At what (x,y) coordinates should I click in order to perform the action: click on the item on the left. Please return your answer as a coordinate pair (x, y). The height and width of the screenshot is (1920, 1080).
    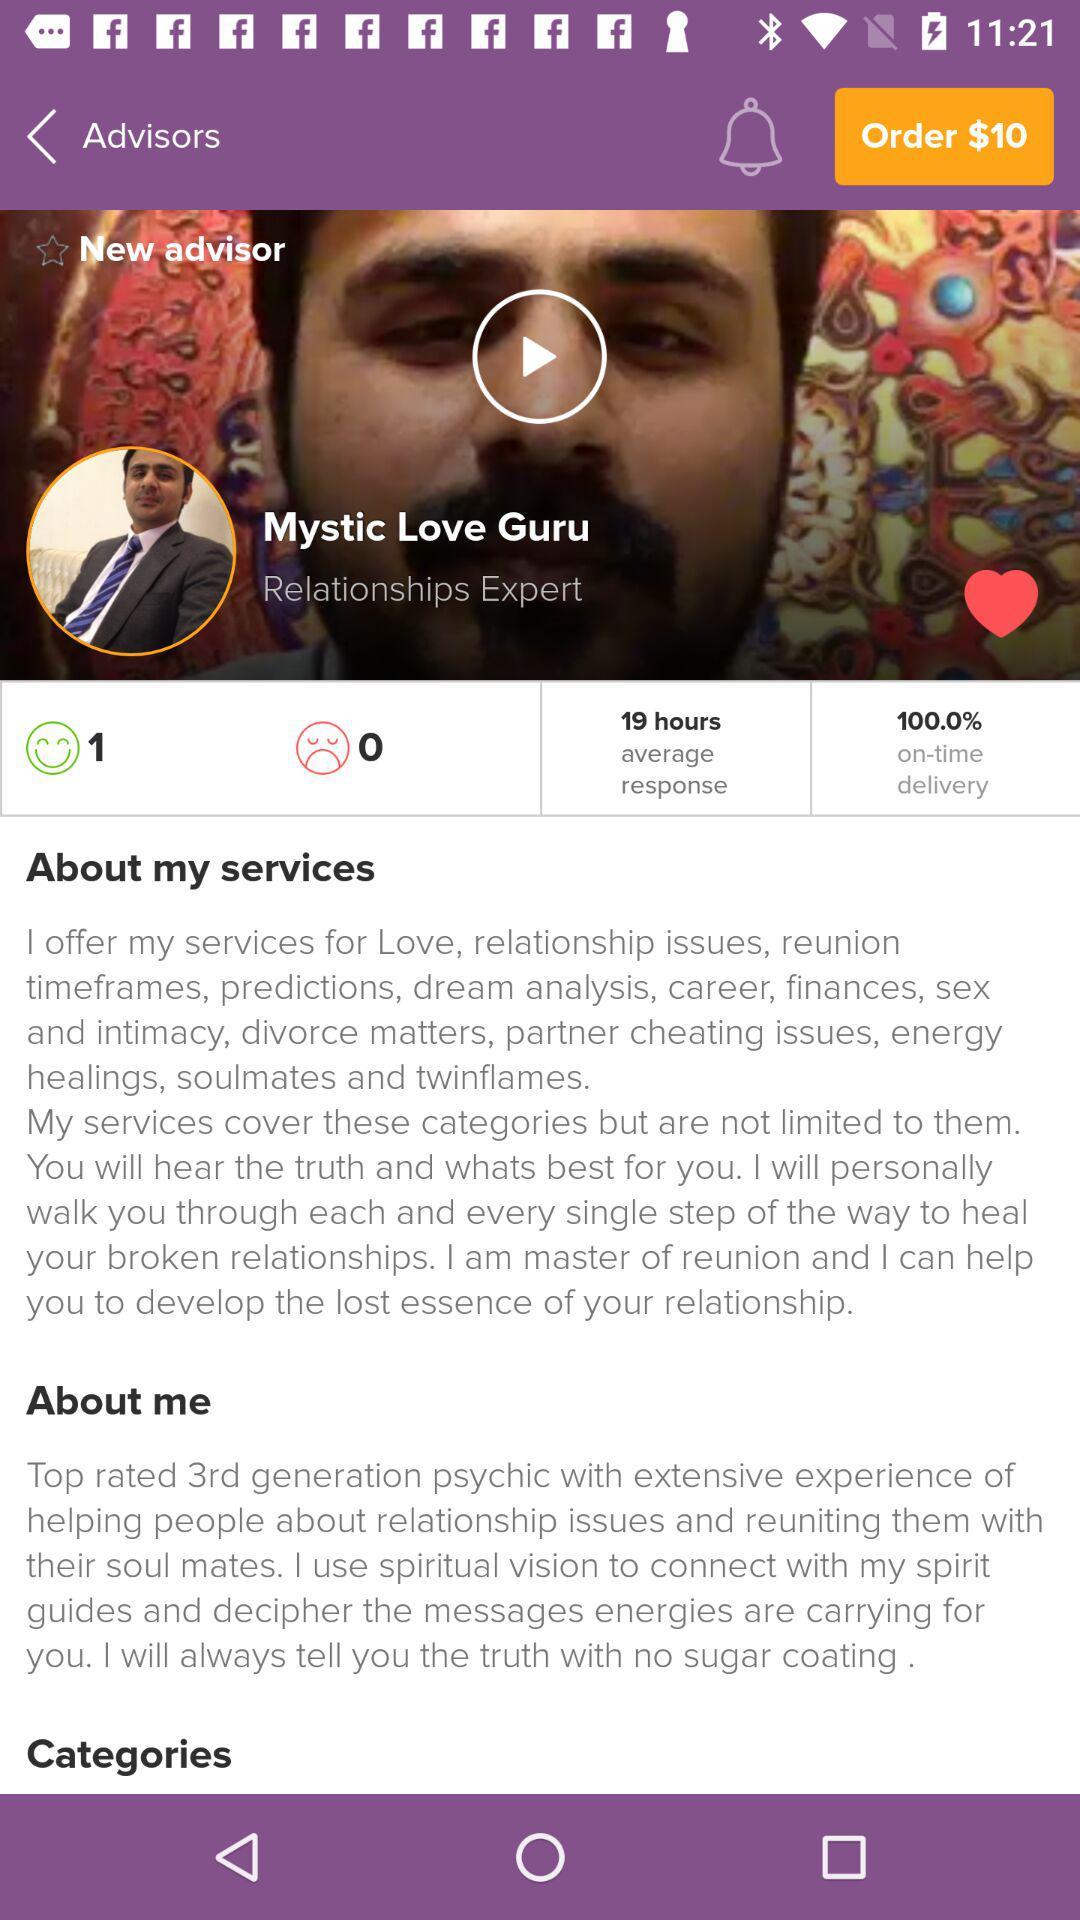
    Looking at the image, I should click on (135, 747).